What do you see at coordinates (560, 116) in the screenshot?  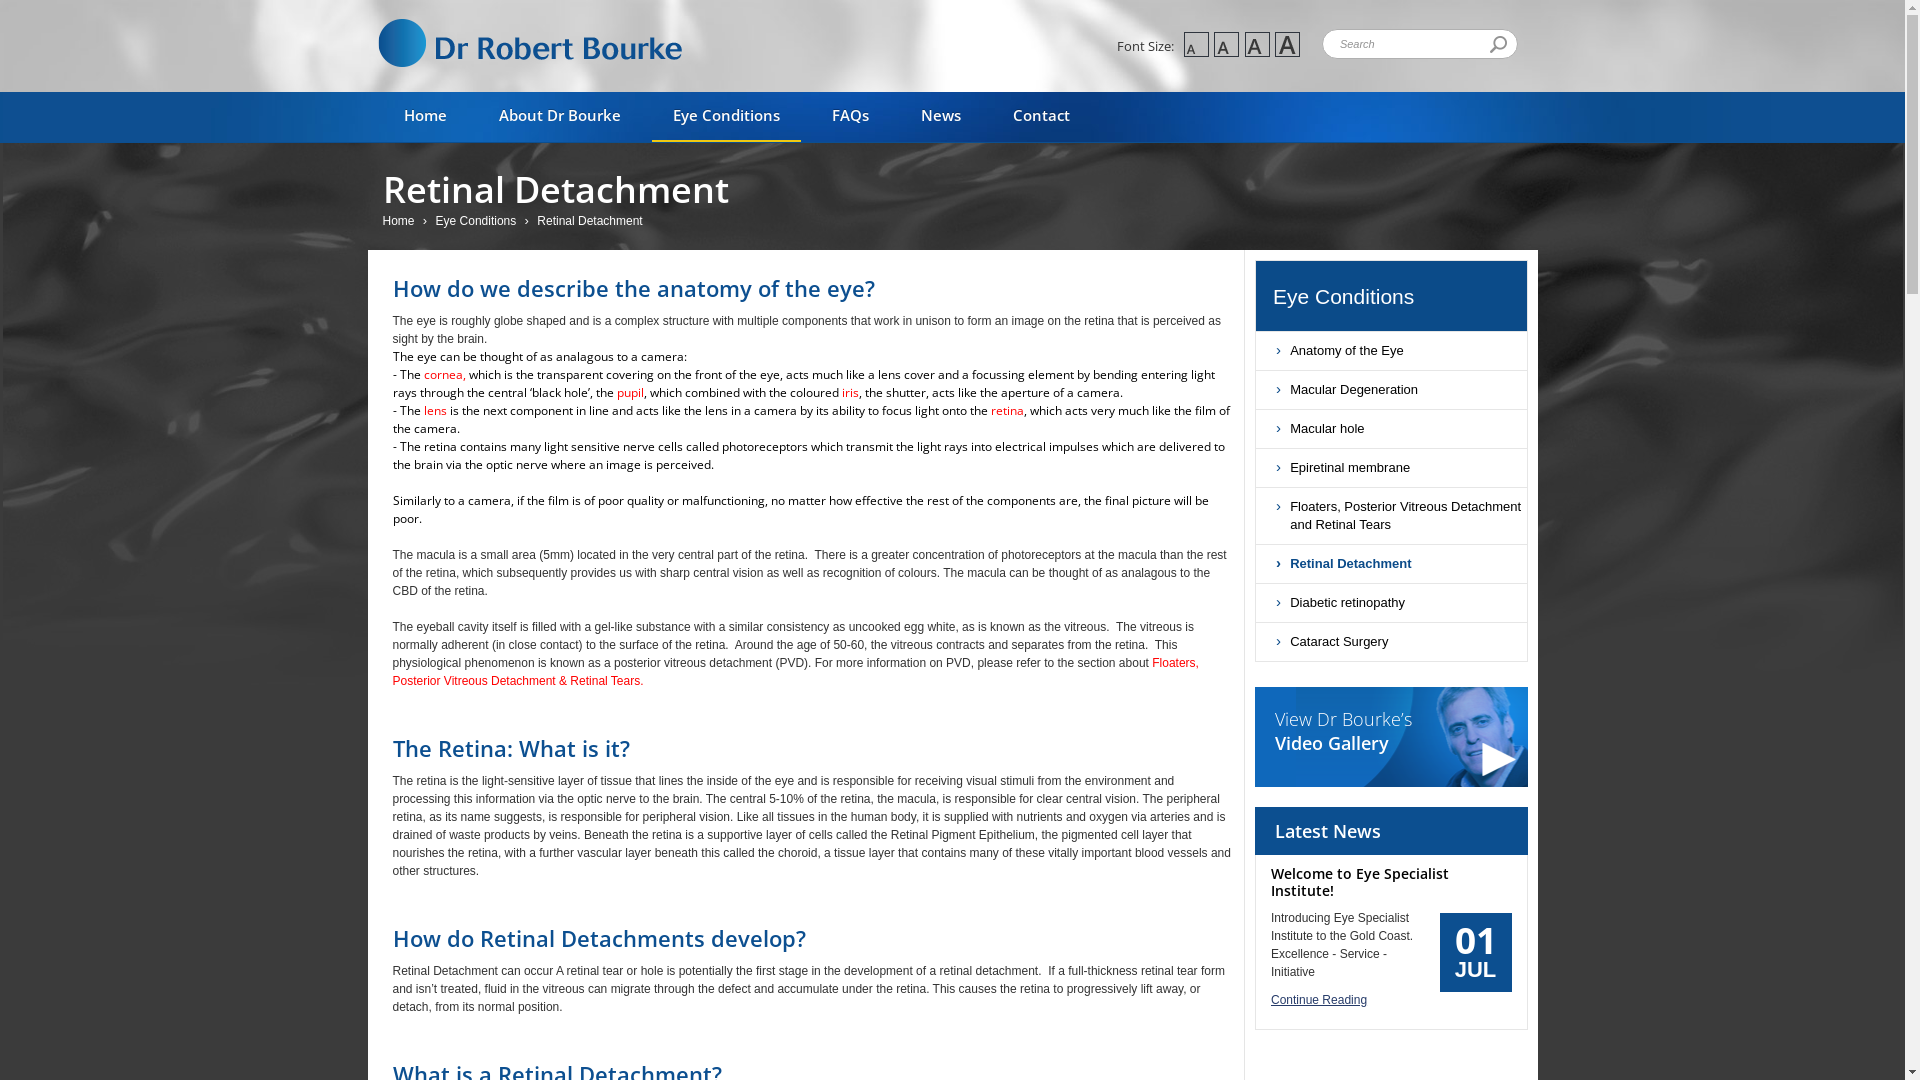 I see `'About Dr Bourke'` at bounding box center [560, 116].